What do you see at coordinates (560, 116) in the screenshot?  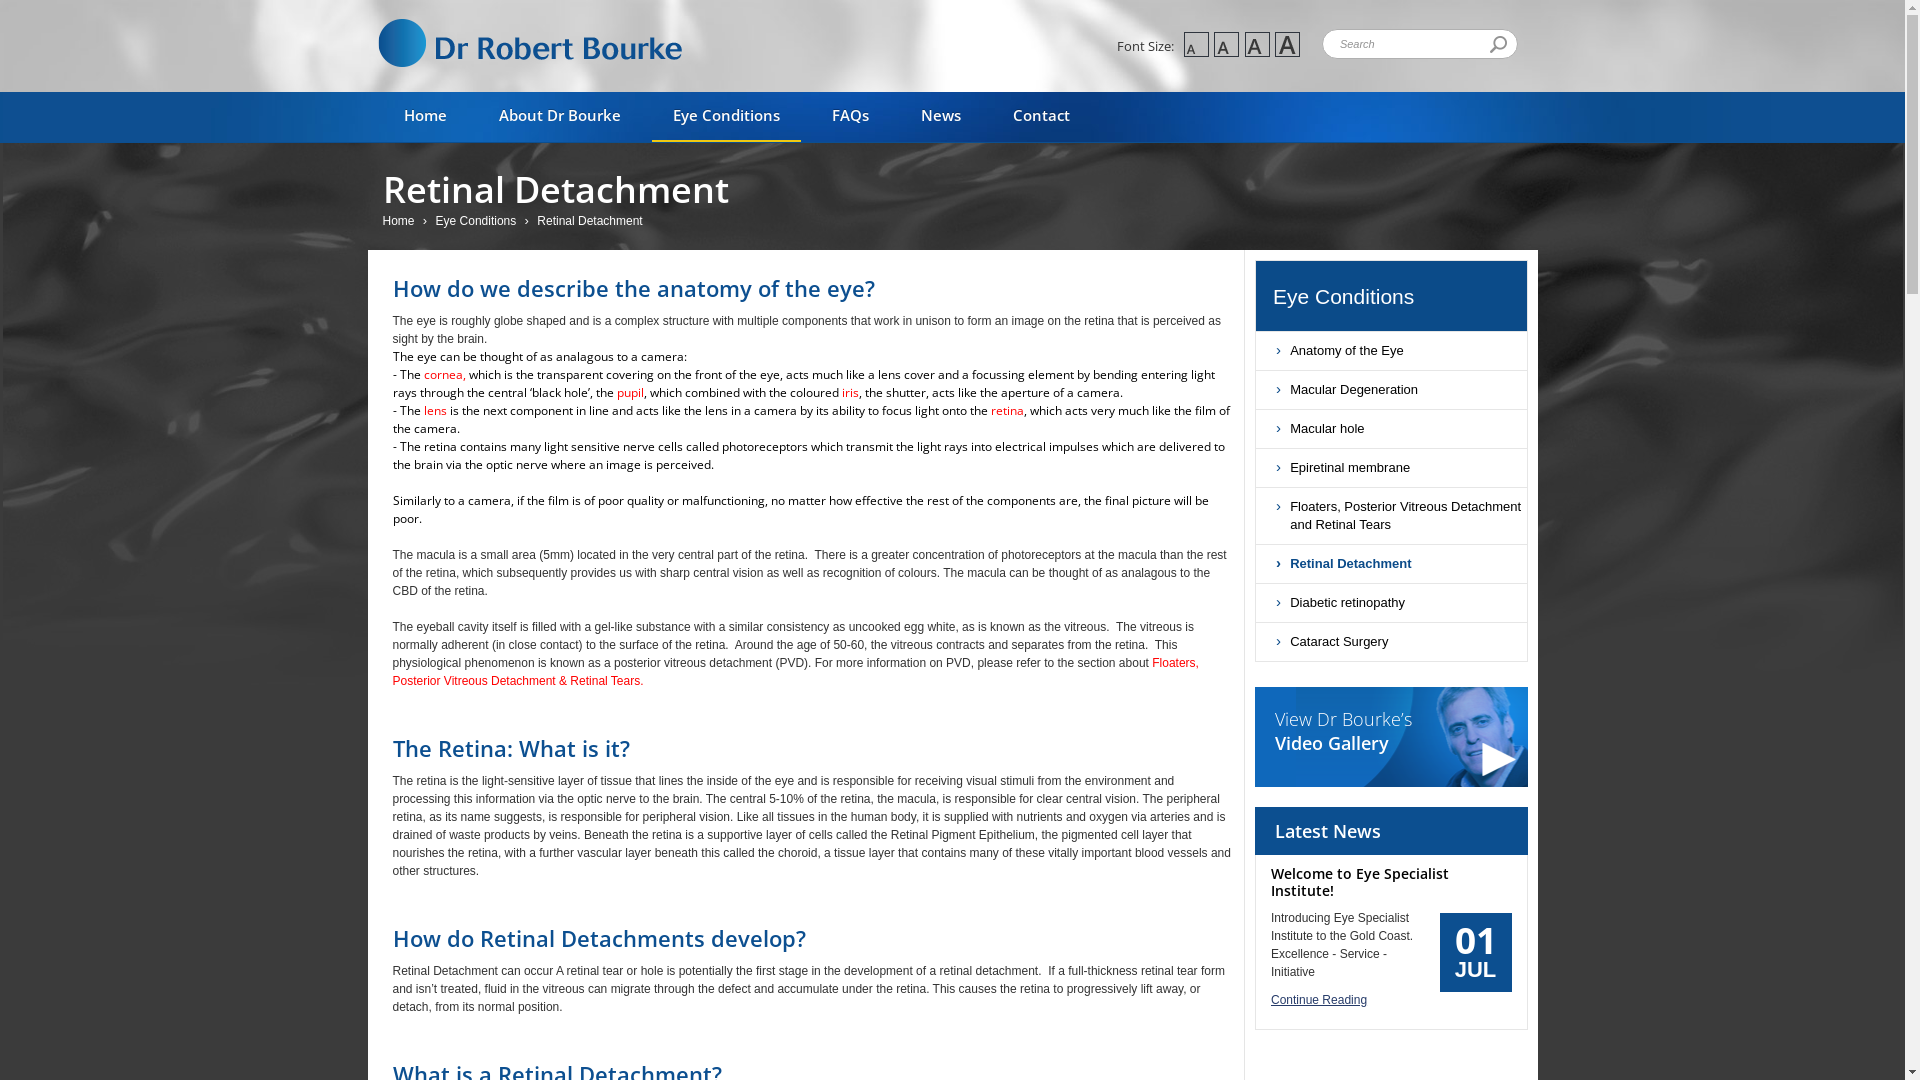 I see `'About Dr Bourke'` at bounding box center [560, 116].